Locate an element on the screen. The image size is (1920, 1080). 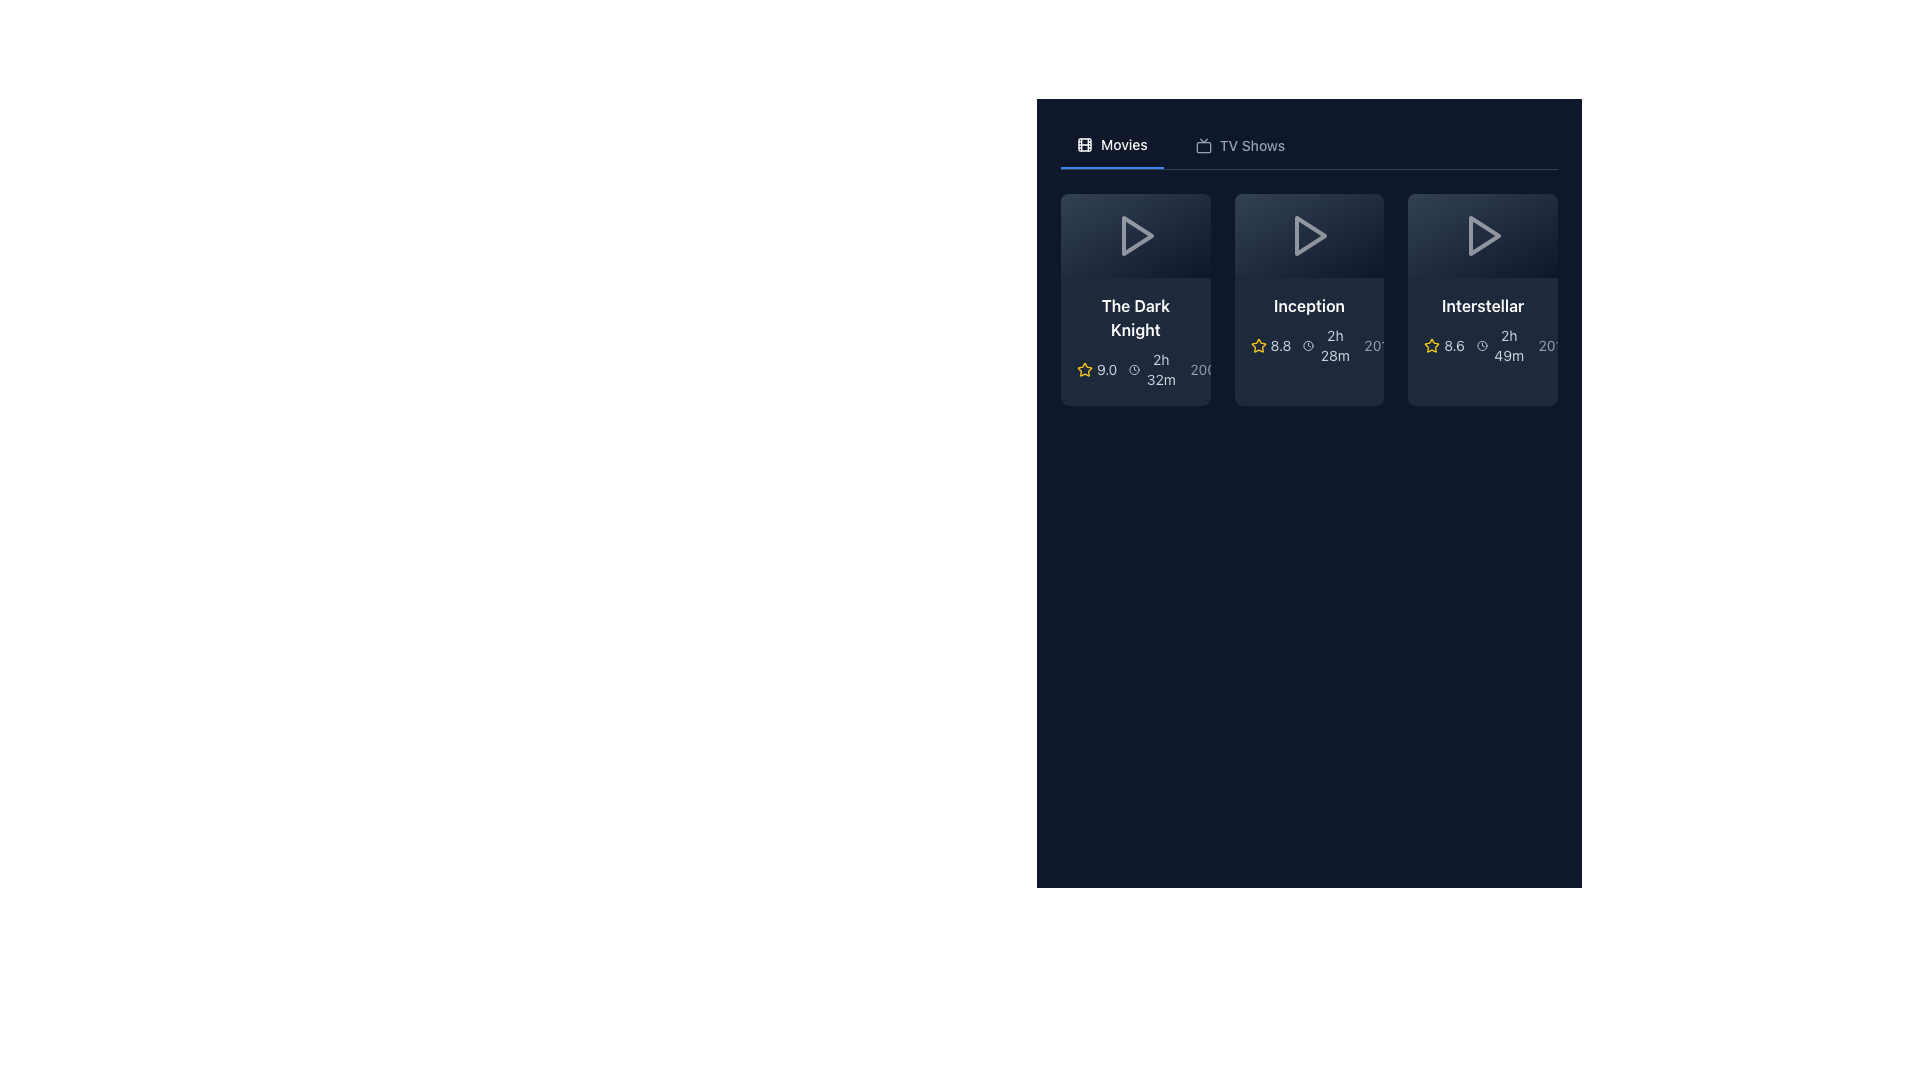
the triangular play button icon located above the title 'The Dark Knight' in the first media card to initiate playback is located at coordinates (1137, 235).